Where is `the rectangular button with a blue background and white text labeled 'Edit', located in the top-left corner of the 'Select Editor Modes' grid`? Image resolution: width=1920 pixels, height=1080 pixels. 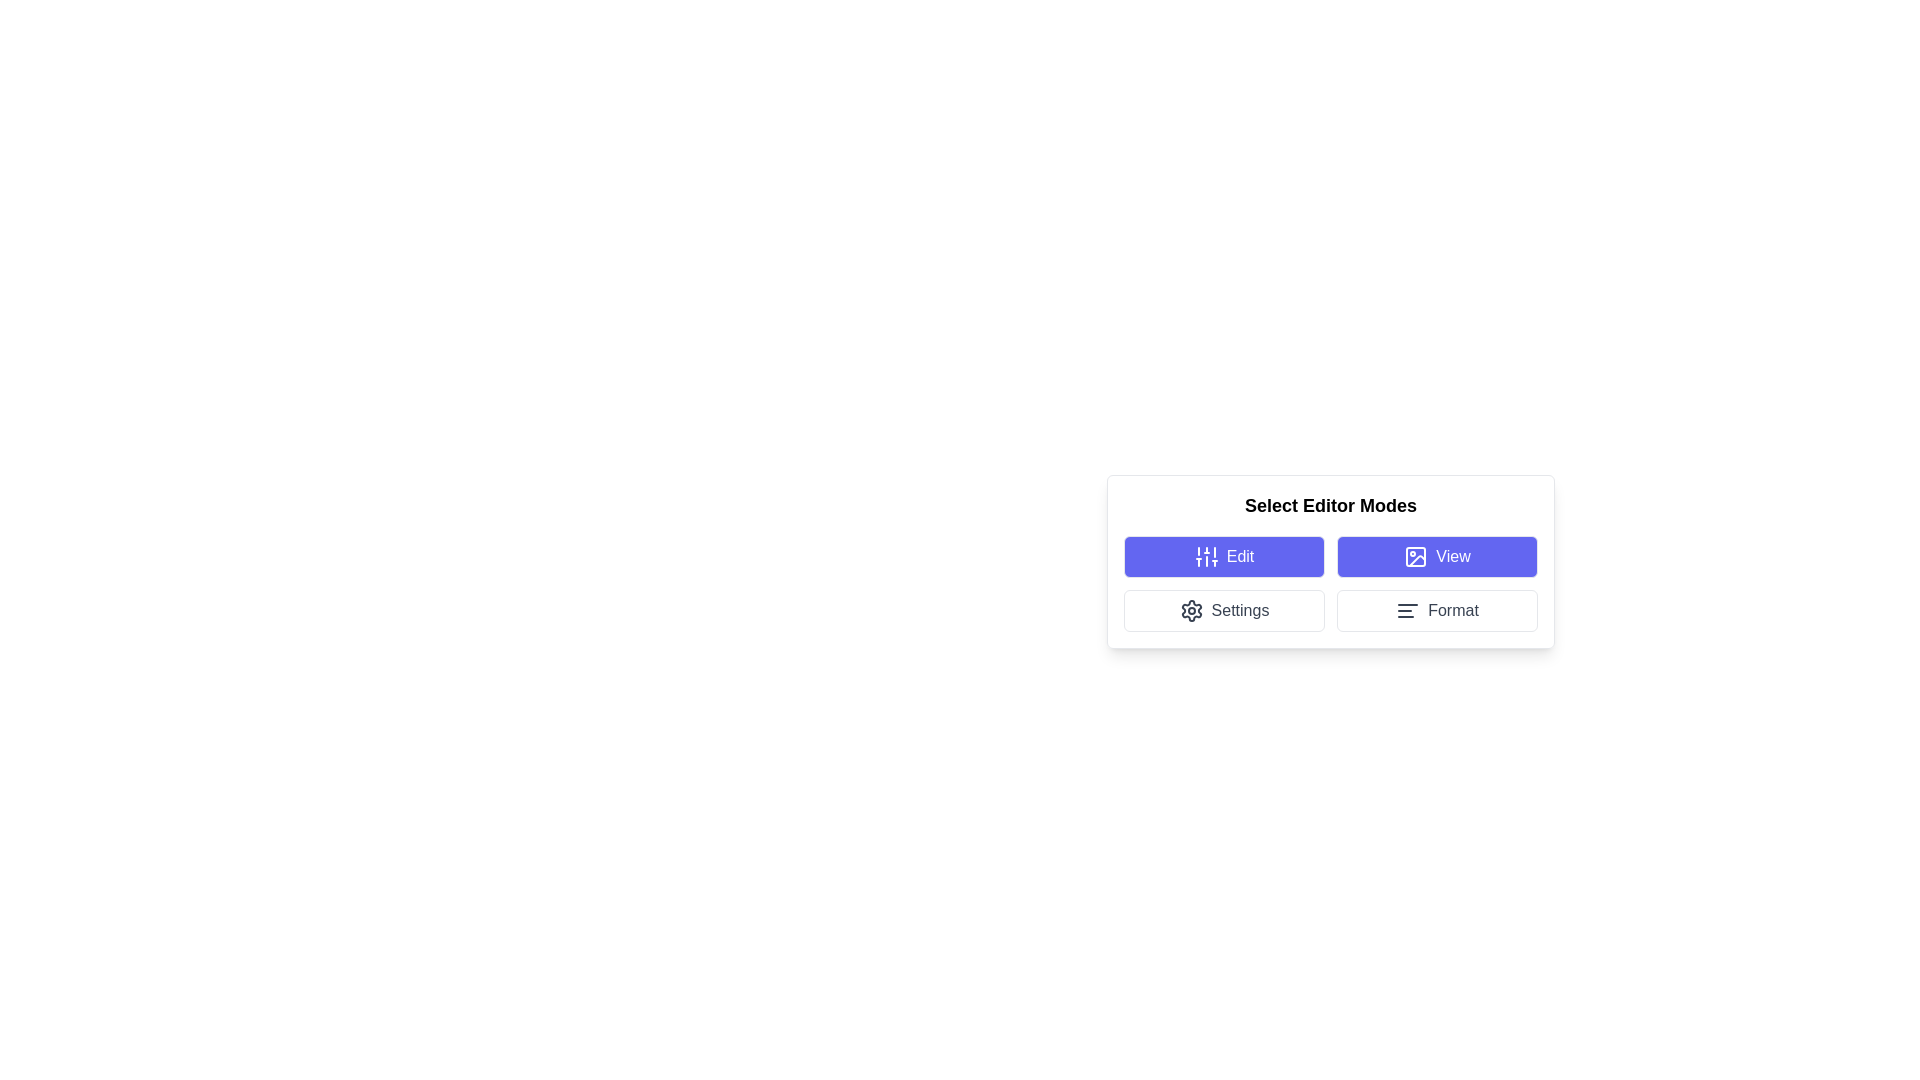
the rectangular button with a blue background and white text labeled 'Edit', located in the top-left corner of the 'Select Editor Modes' grid is located at coordinates (1223, 556).